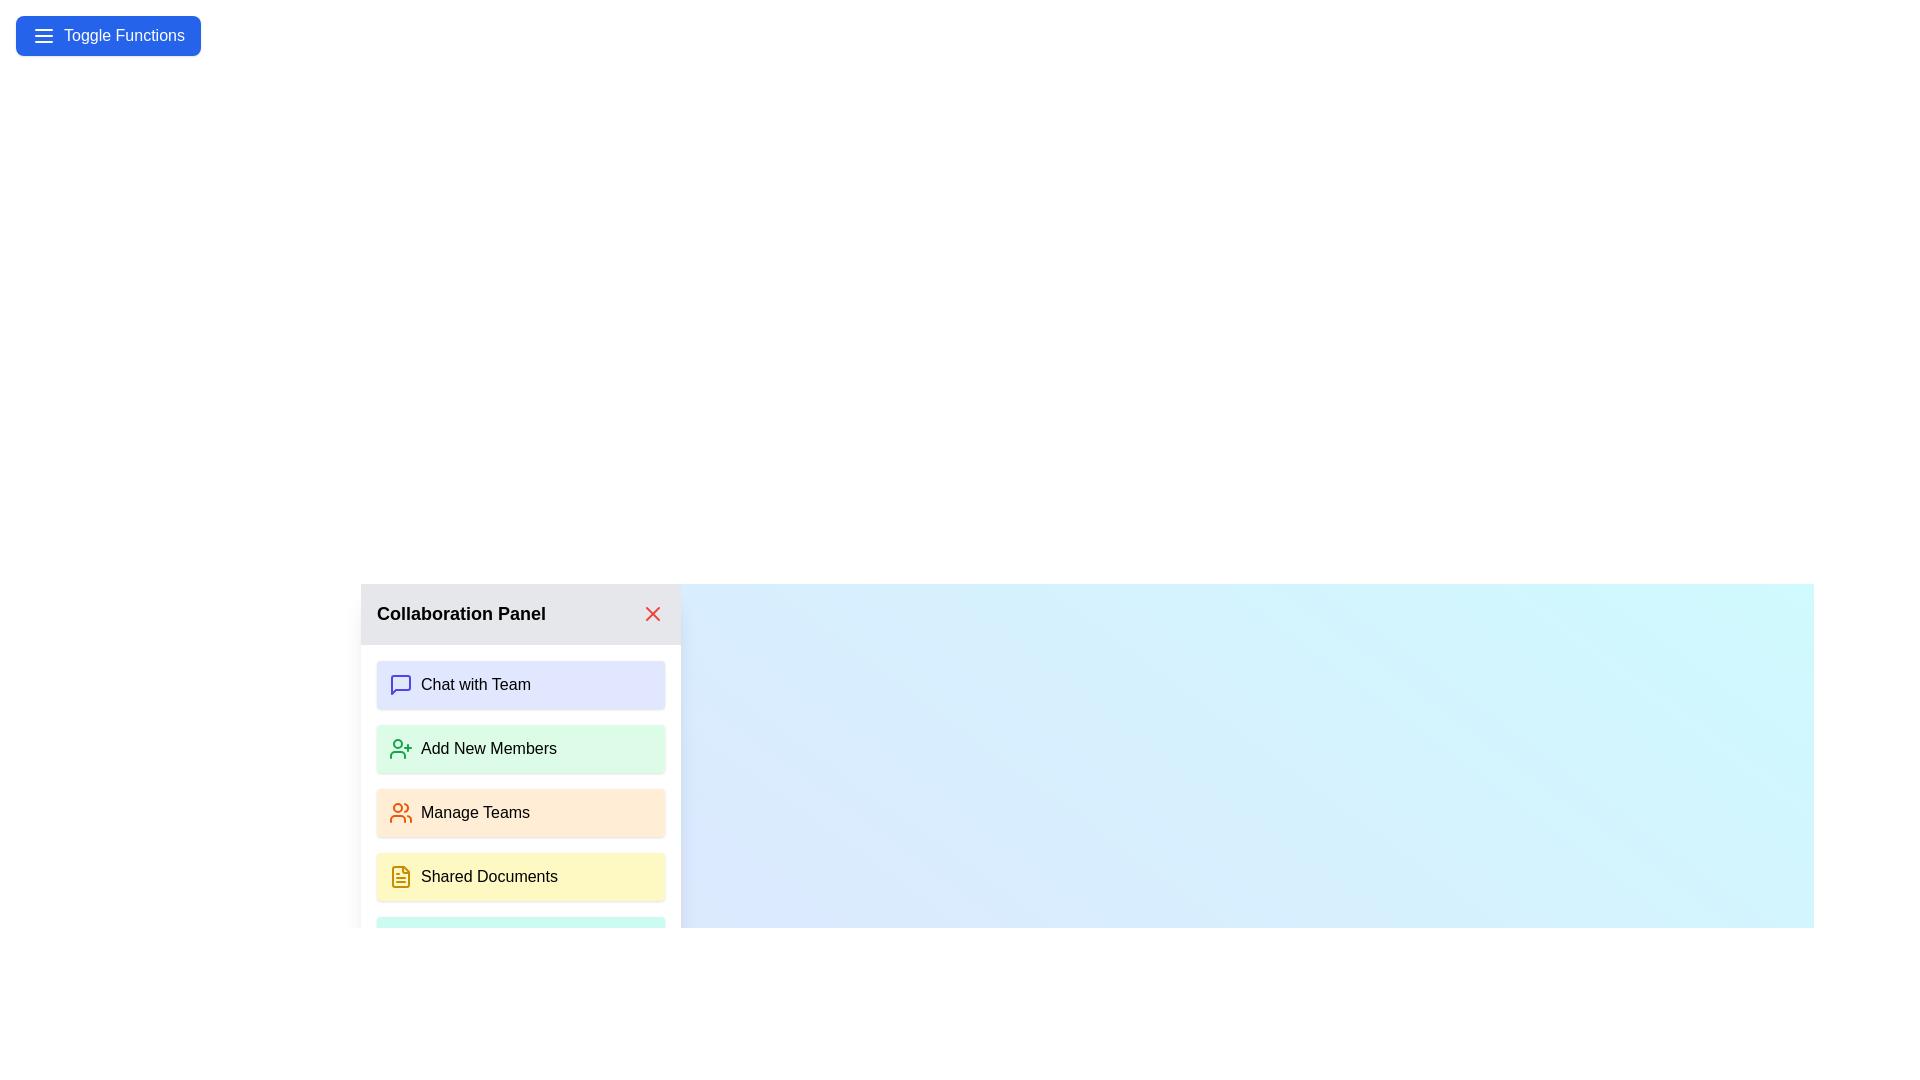 This screenshot has height=1080, width=1920. I want to click on the 'Chat with Team' button, which has a light indigo background, rounded corners, and features a purple speech bubble icon, so click(521, 684).